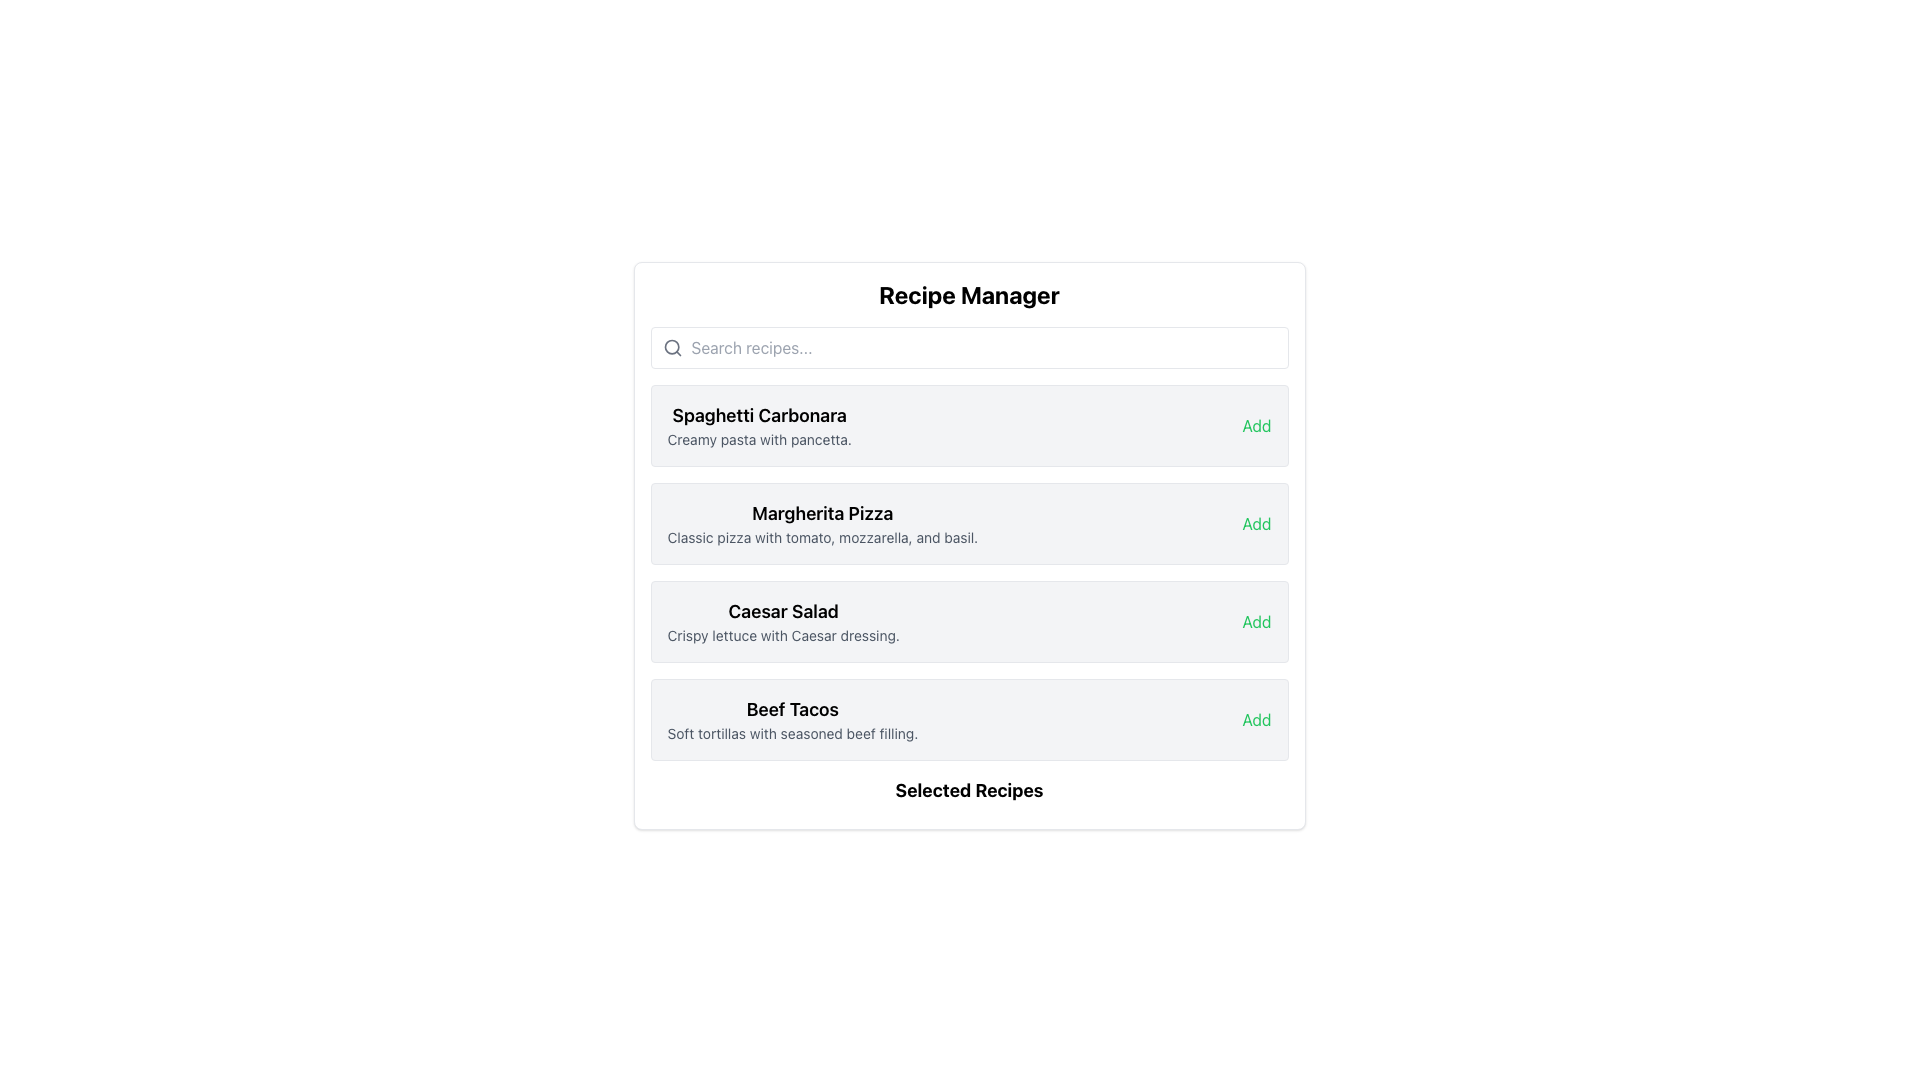 Image resolution: width=1920 pixels, height=1080 pixels. I want to click on text description that provides additional details about the 'Margherita Pizza' menu item, which is located directly beneath the title in the vertical list of menu items, so click(822, 536).